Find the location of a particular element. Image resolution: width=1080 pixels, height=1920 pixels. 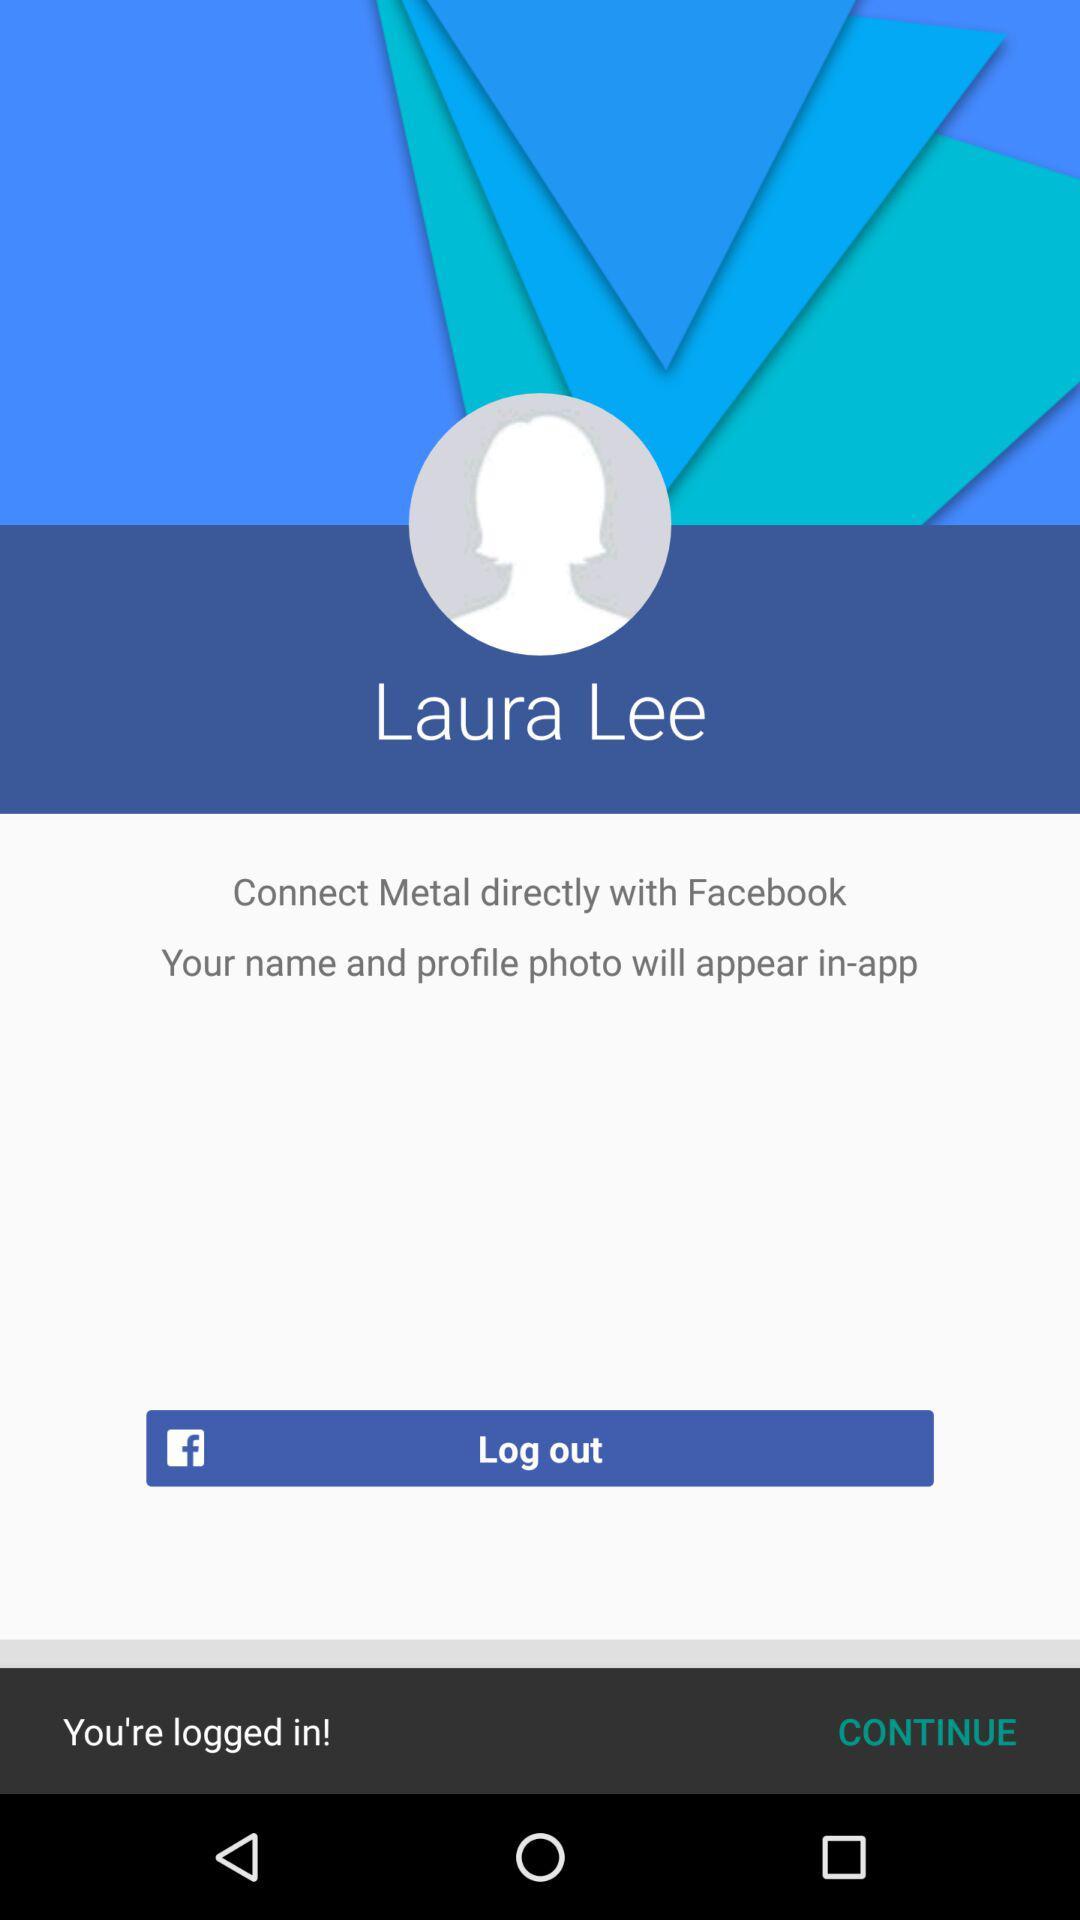

app below the your name and icon is located at coordinates (540, 1448).